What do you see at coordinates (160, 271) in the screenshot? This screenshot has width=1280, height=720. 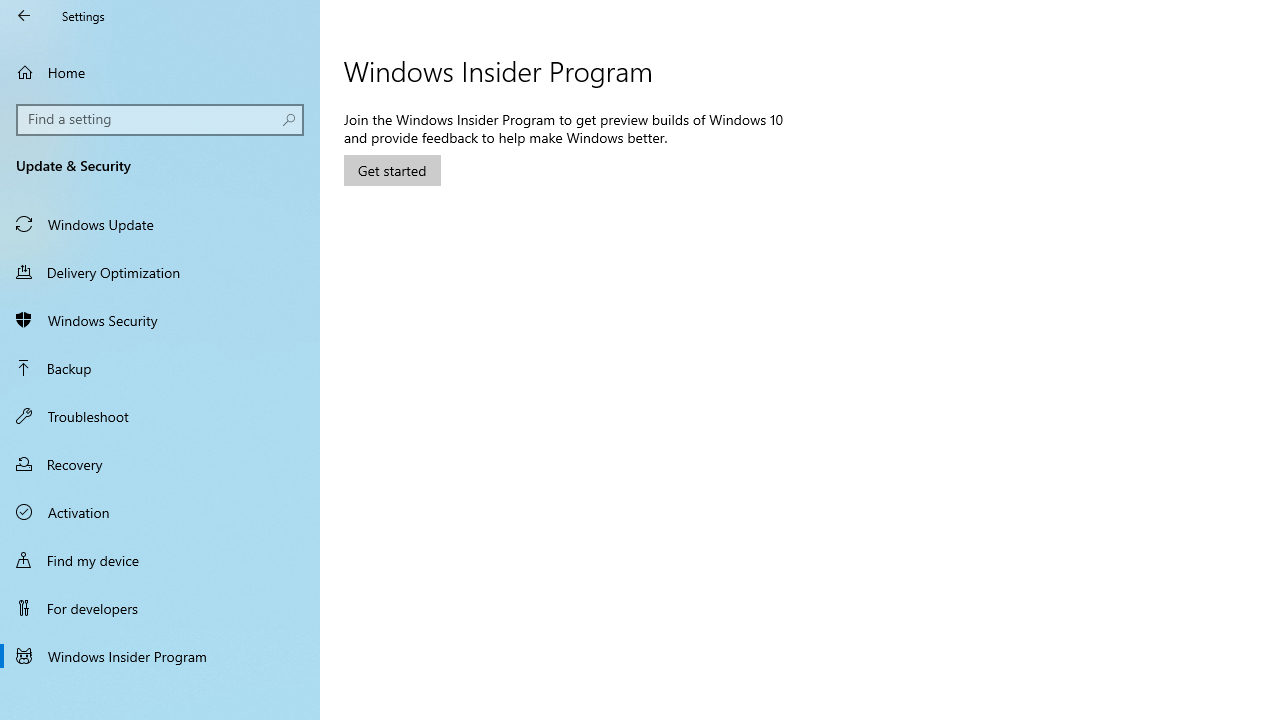 I see `'Delivery Optimization'` at bounding box center [160, 271].